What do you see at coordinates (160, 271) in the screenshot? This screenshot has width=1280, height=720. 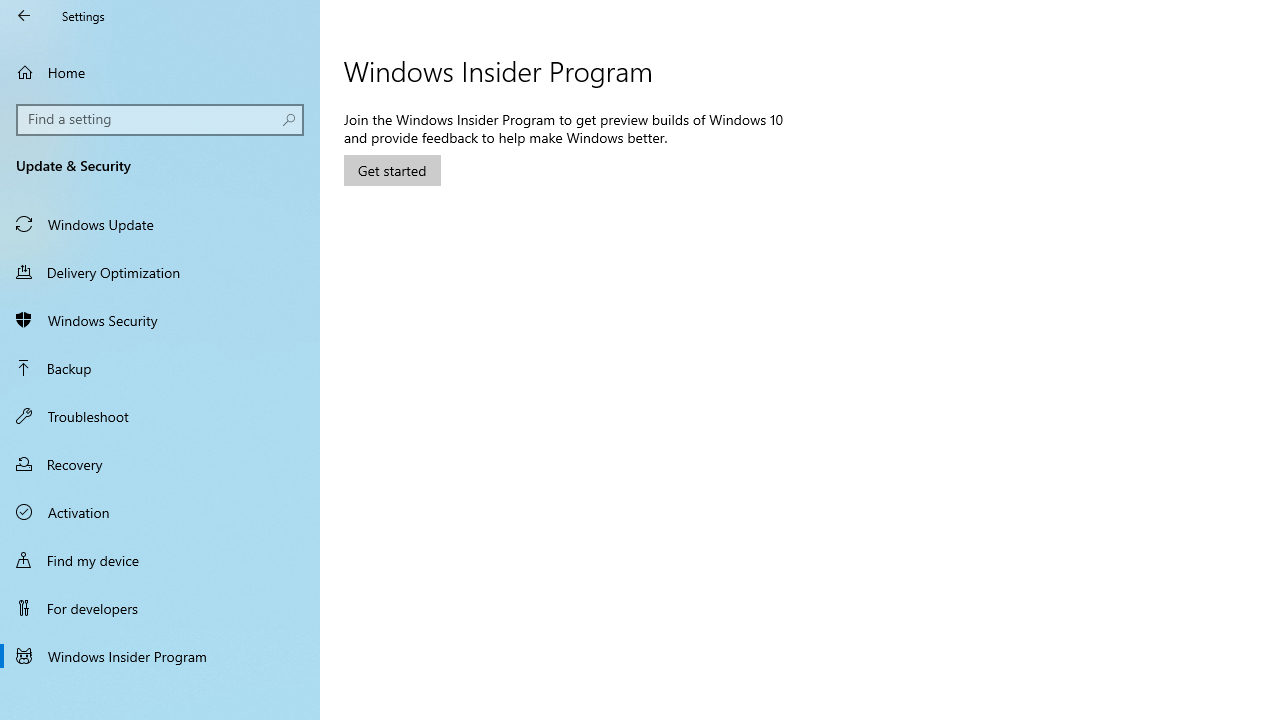 I see `'Delivery Optimization'` at bounding box center [160, 271].